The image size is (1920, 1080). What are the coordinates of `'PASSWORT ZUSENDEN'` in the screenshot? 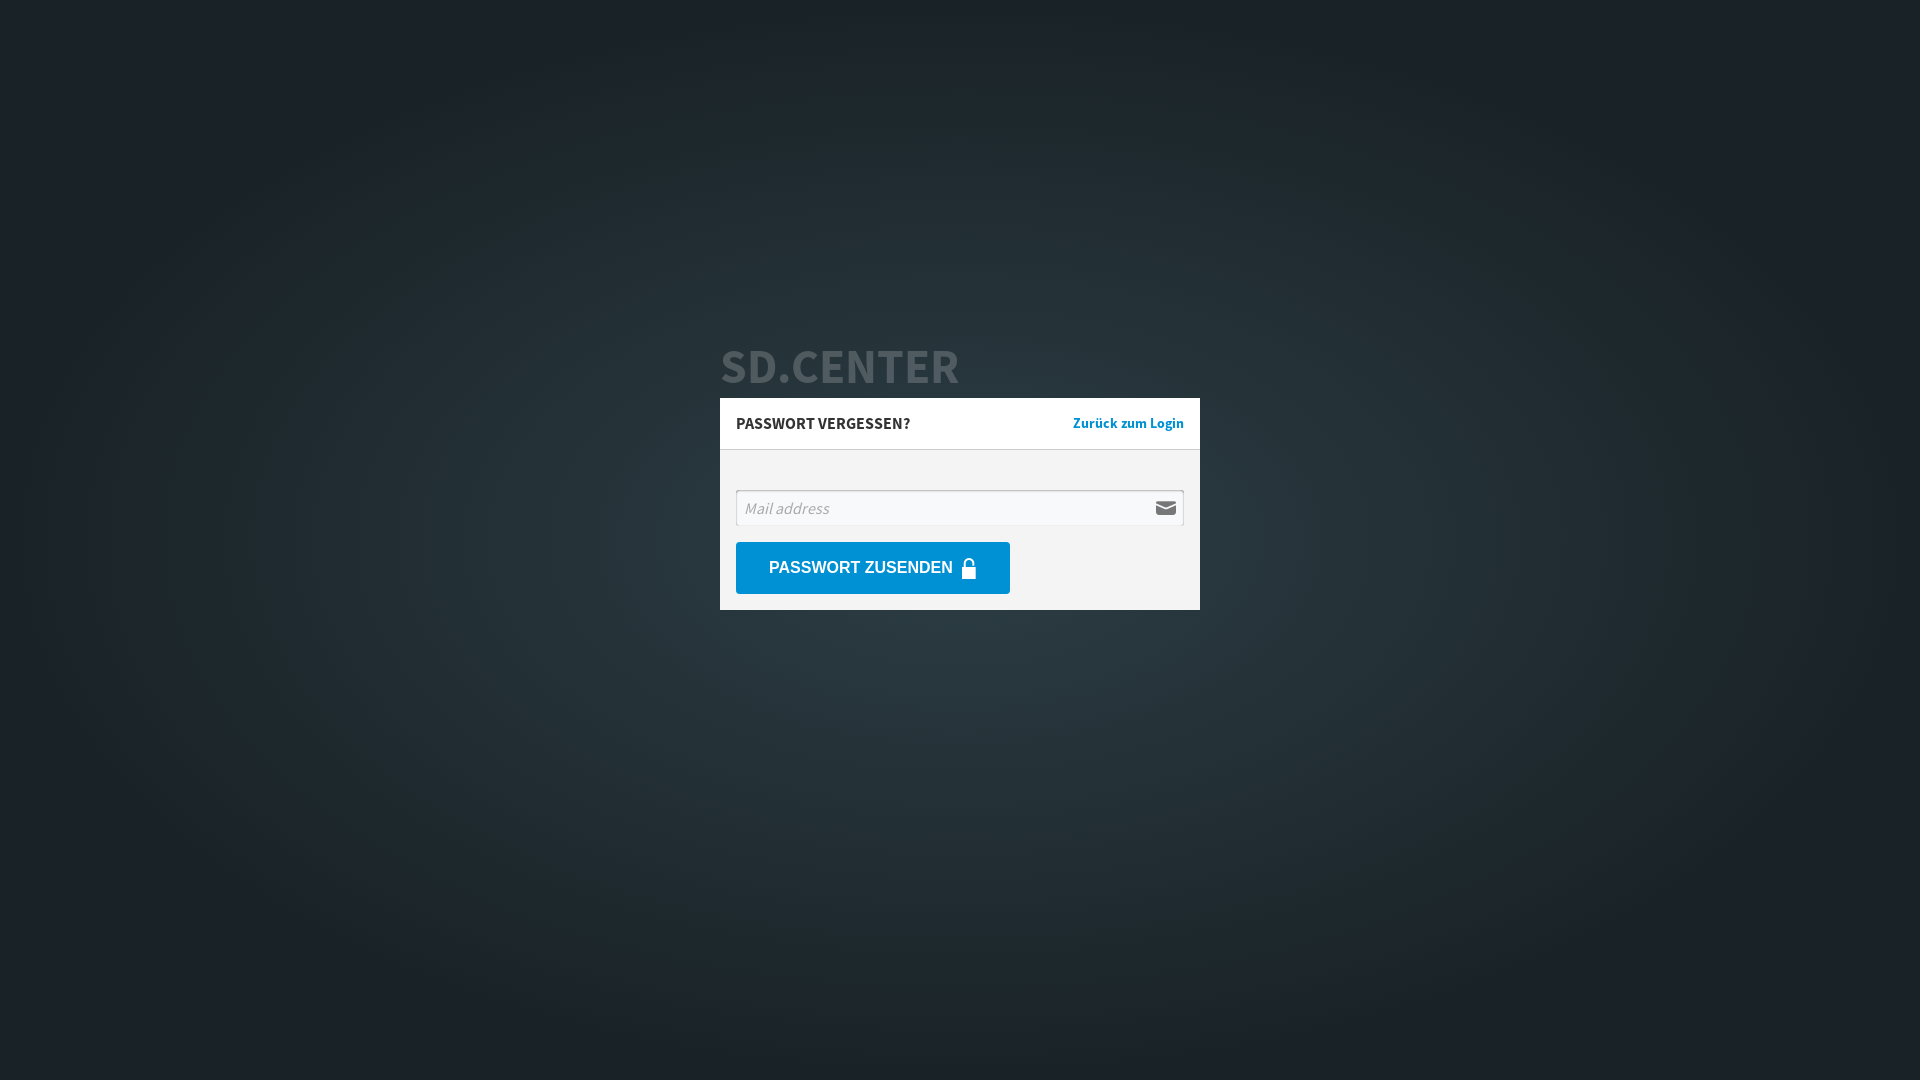 It's located at (873, 567).